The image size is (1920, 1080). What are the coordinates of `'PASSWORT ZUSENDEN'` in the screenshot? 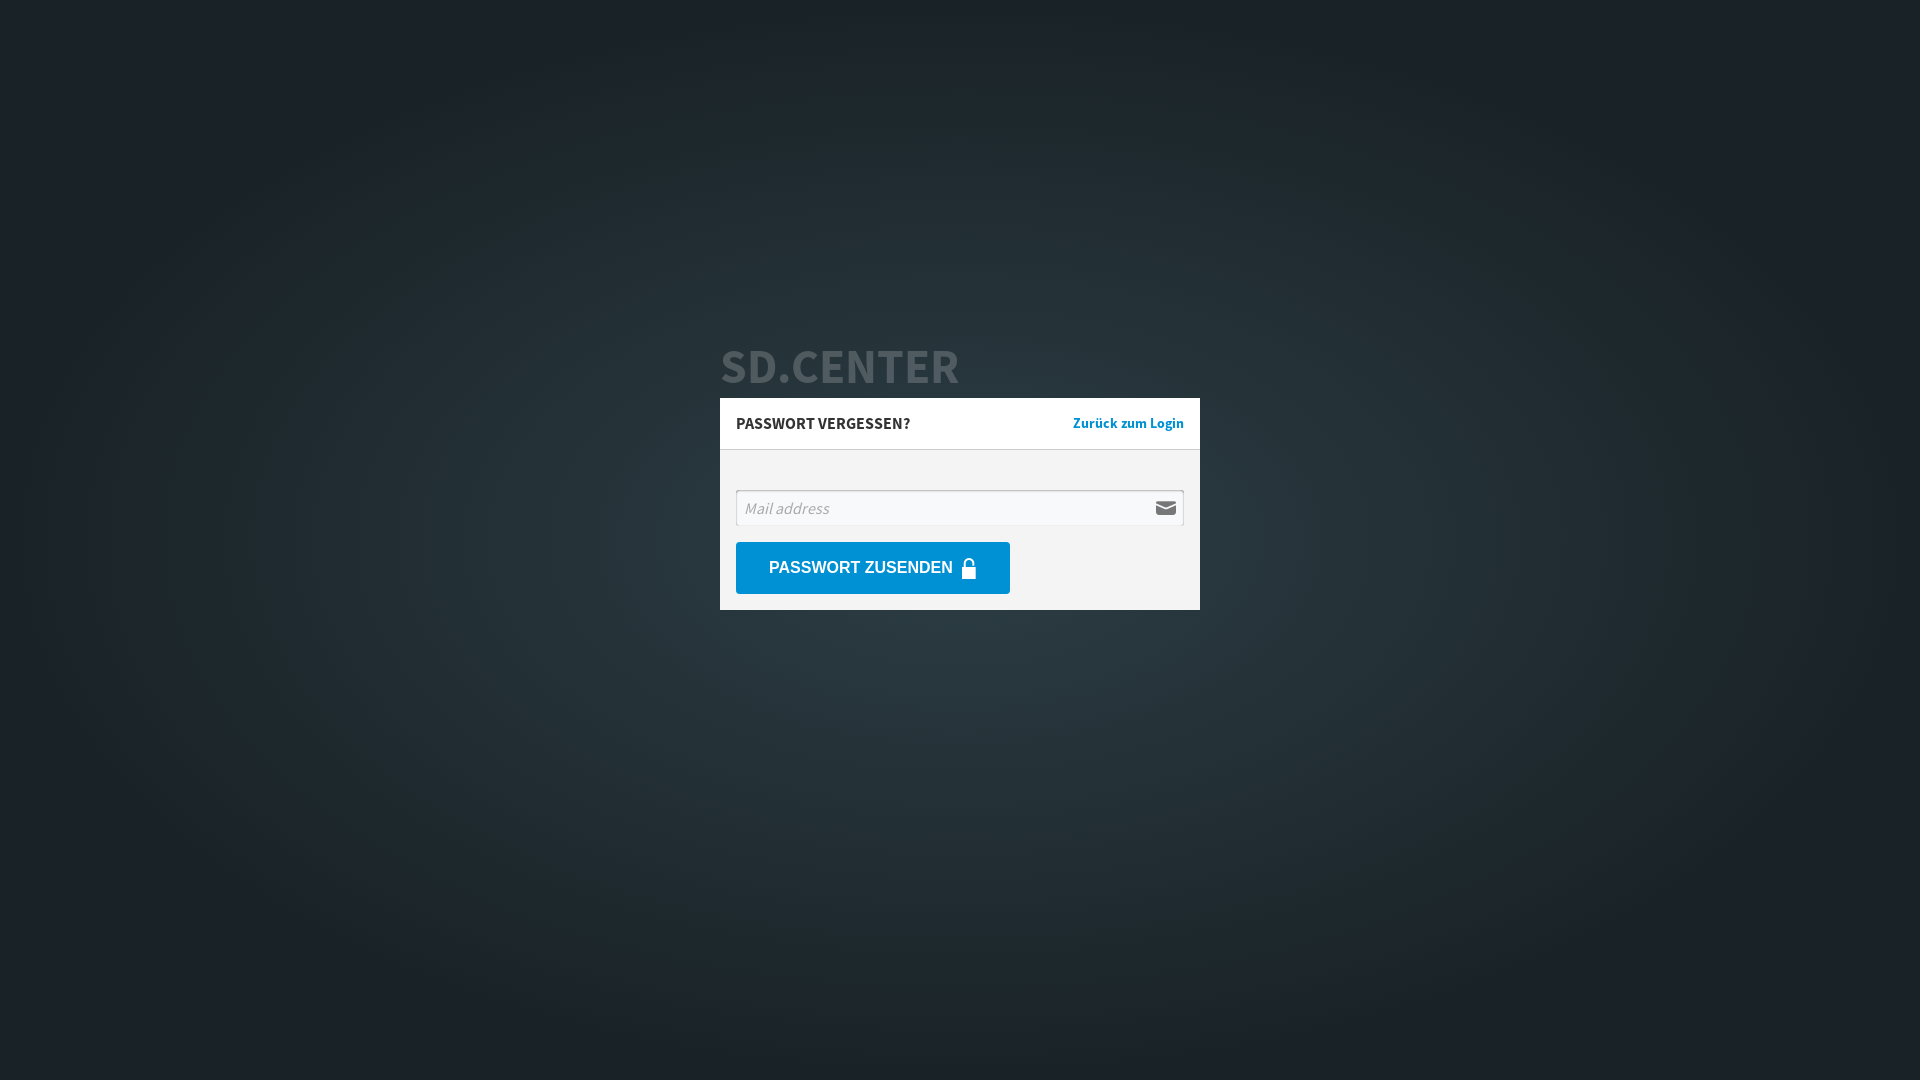 It's located at (873, 567).